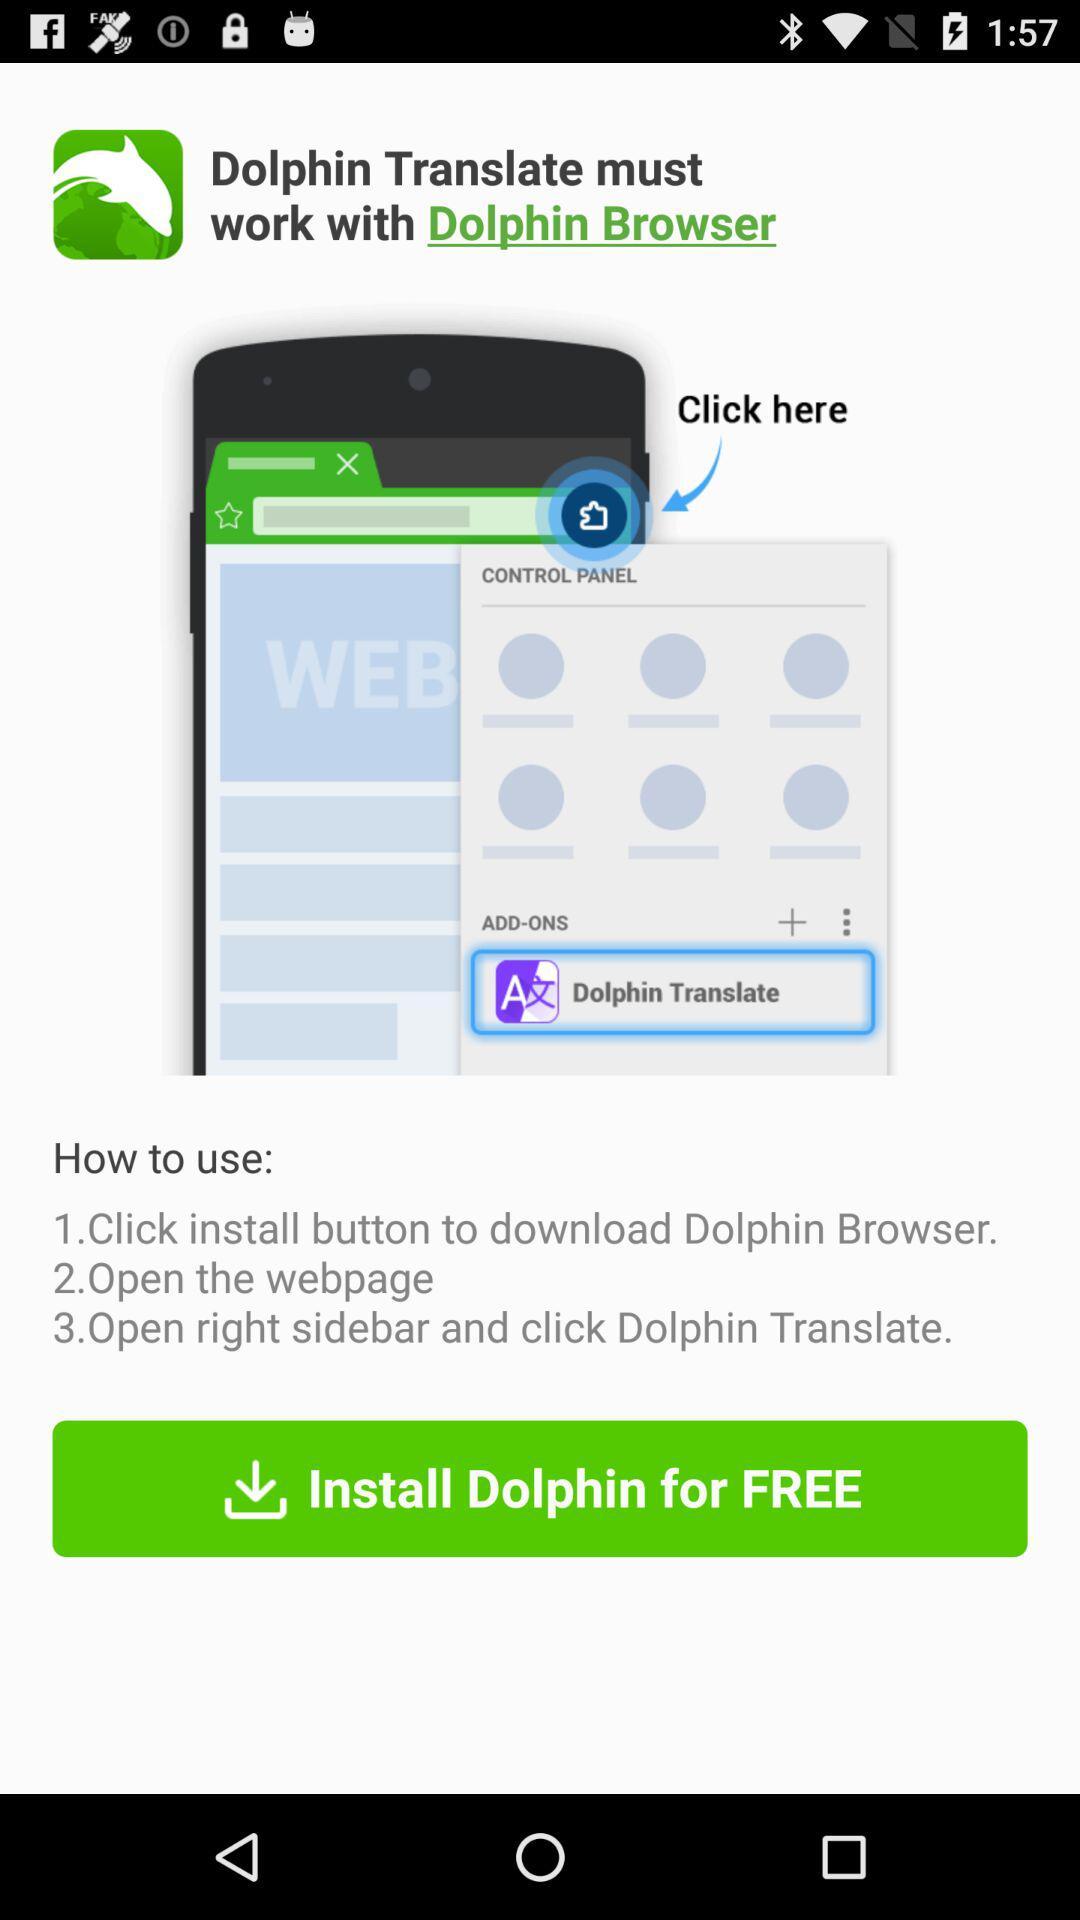 The image size is (1080, 1920). I want to click on app, so click(118, 194).